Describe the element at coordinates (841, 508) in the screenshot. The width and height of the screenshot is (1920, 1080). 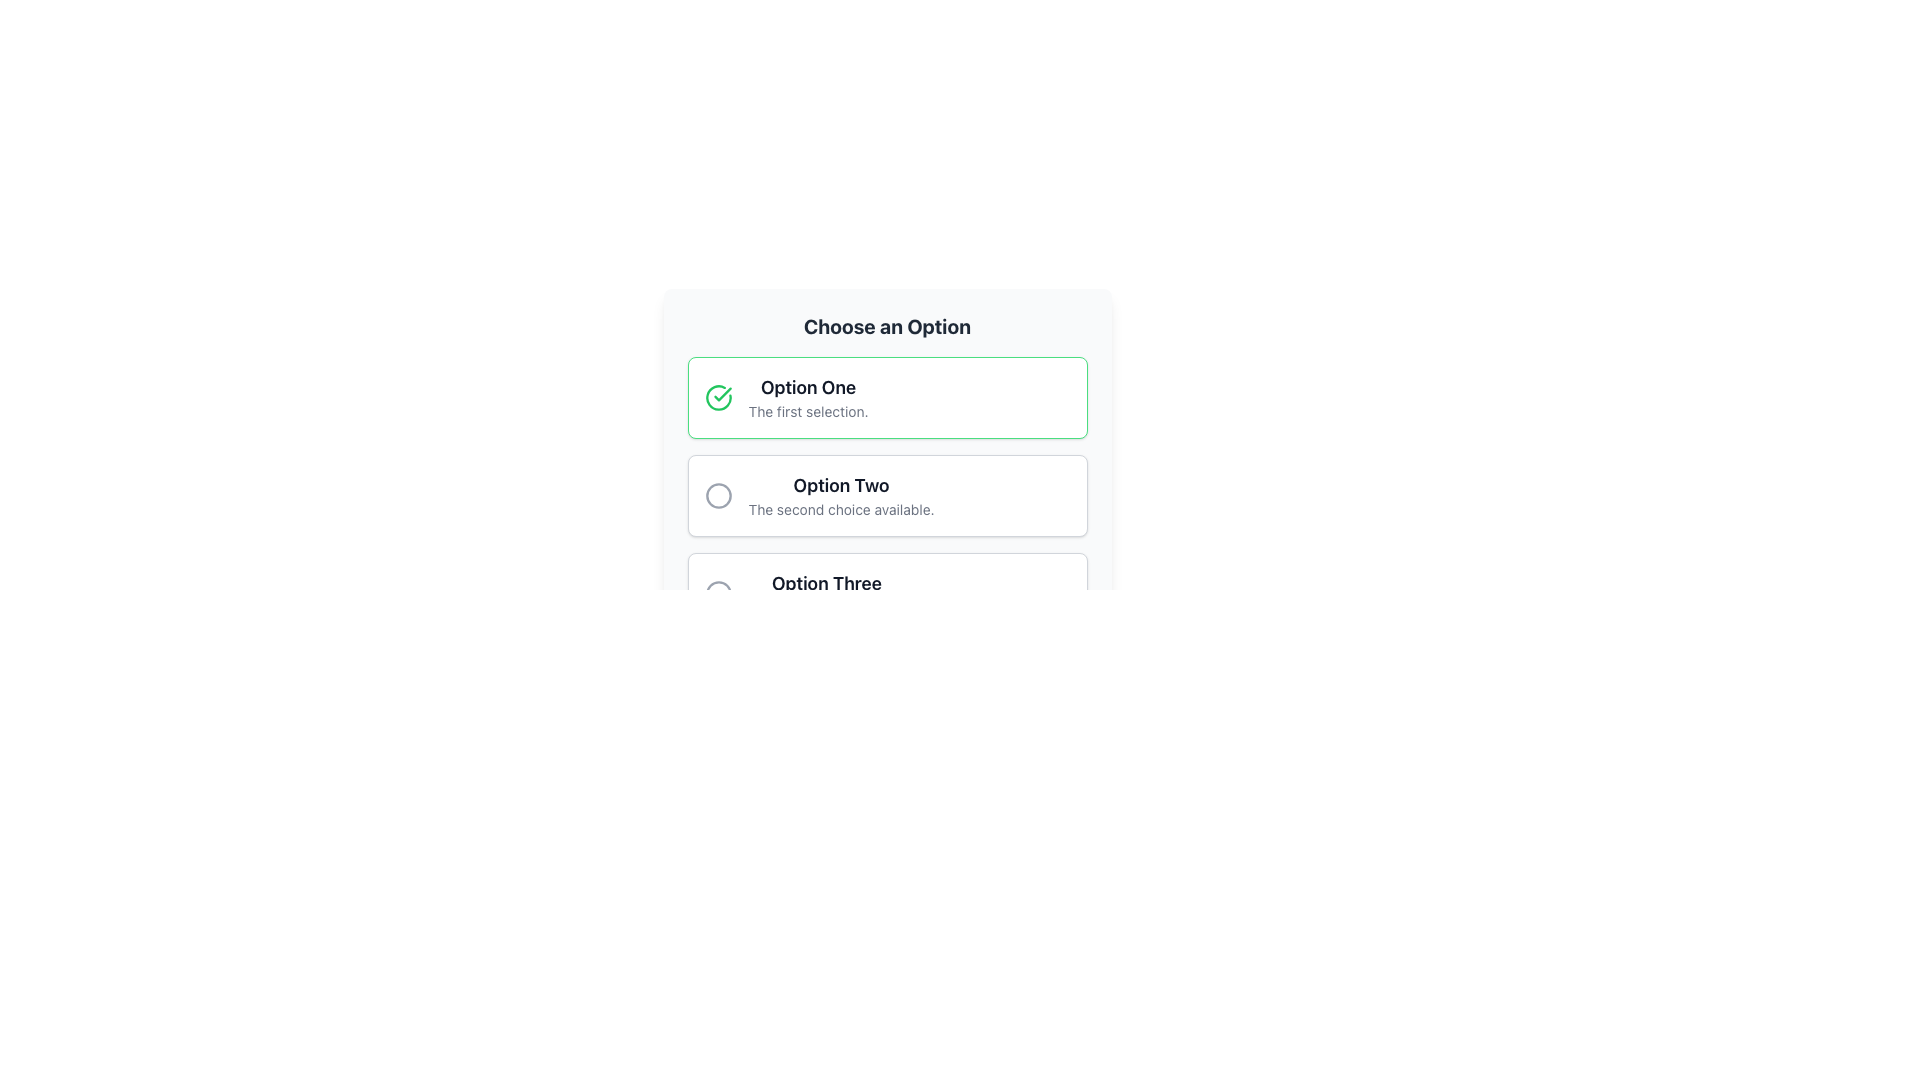
I see `text element that displays 'The second choice available.' located directly underneath the 'Option Two' title` at that location.